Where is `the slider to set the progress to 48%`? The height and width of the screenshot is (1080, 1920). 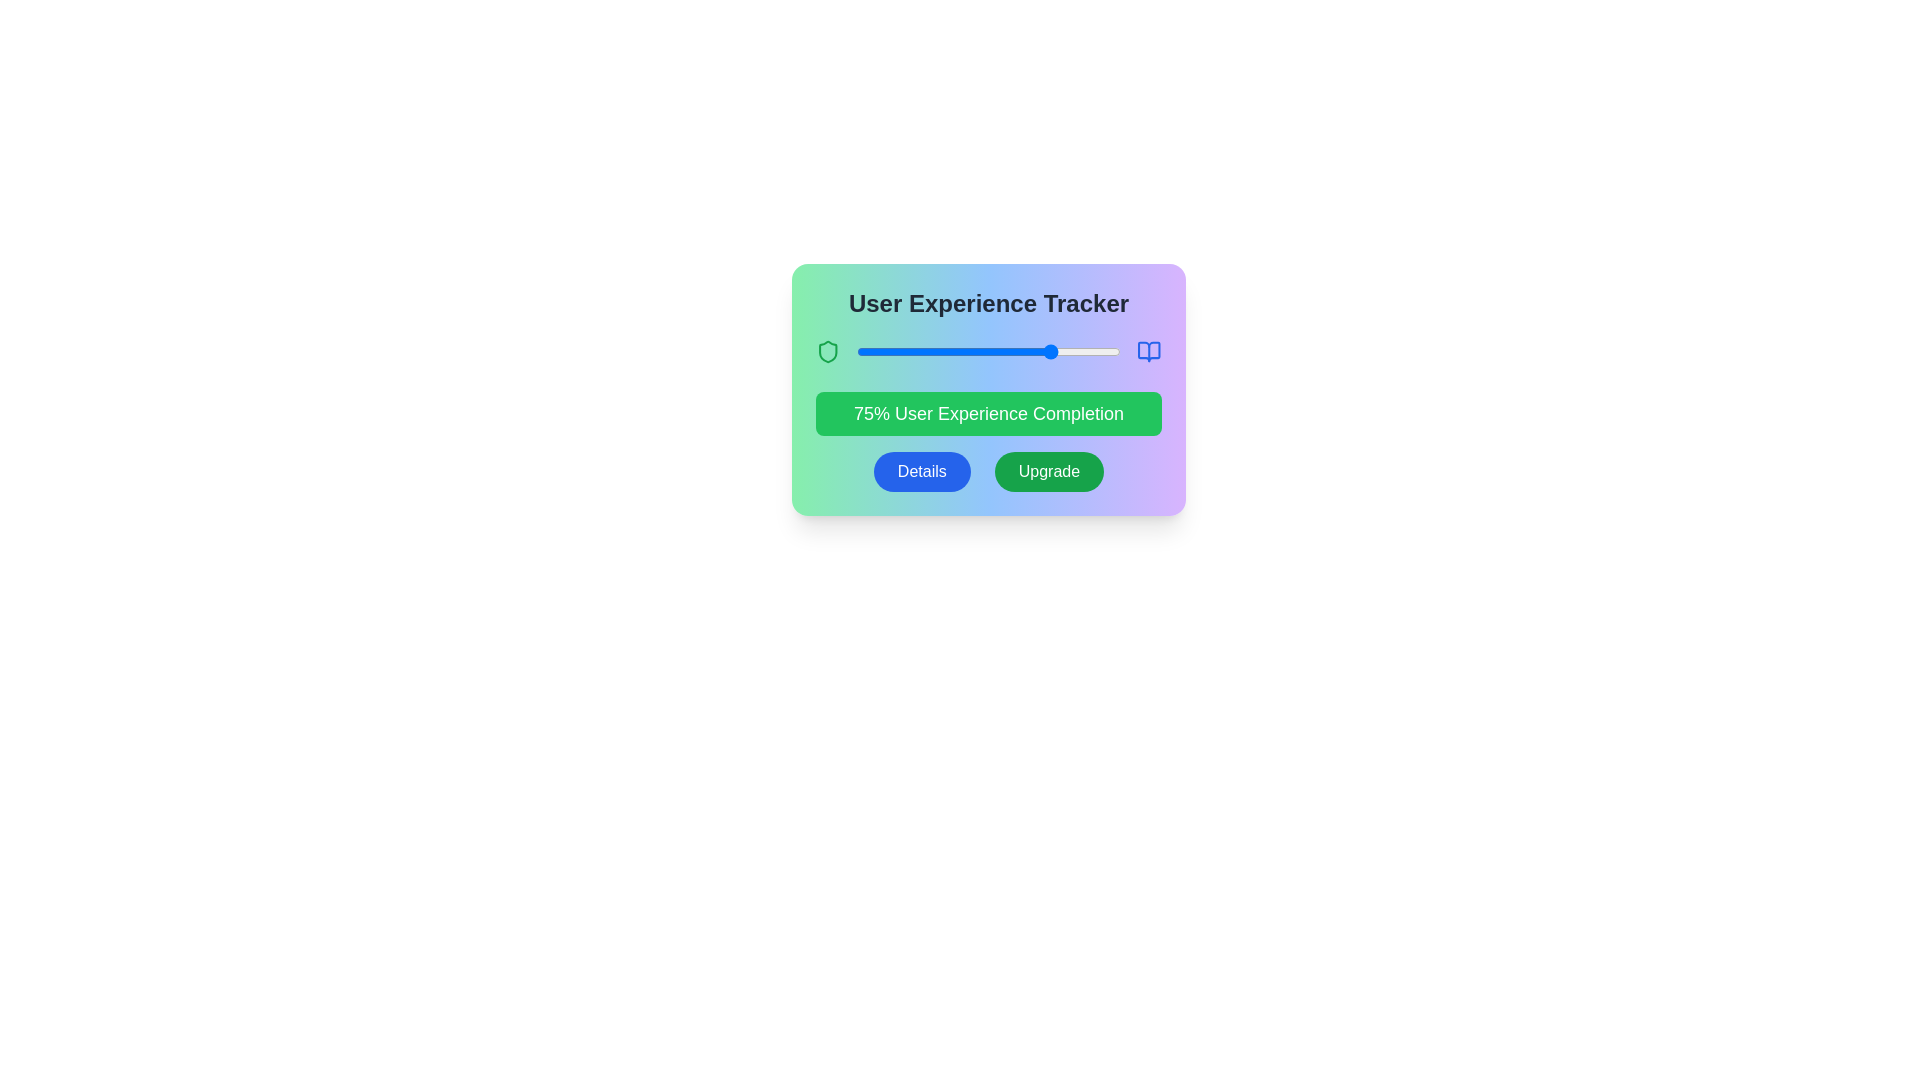
the slider to set the progress to 48% is located at coordinates (983, 350).